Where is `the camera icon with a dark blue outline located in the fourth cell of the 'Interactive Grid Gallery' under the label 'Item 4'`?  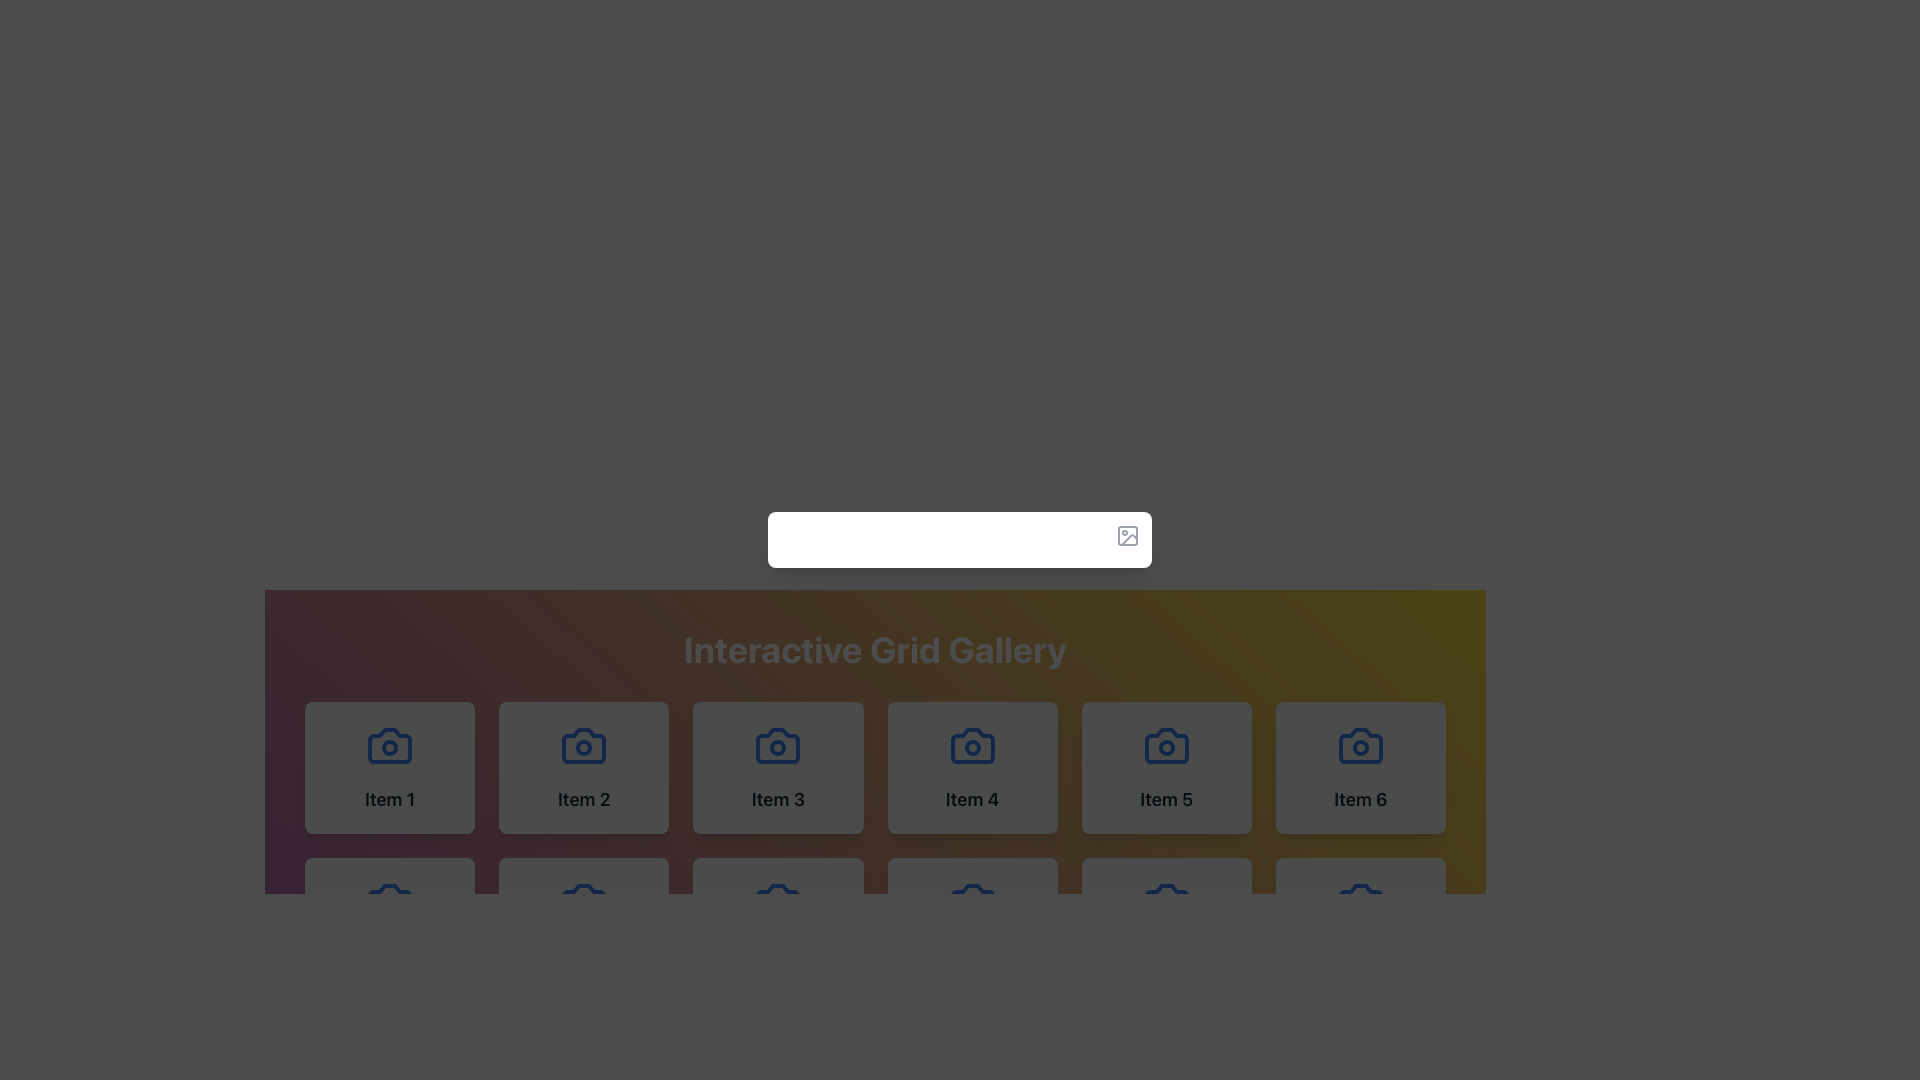
the camera icon with a dark blue outline located in the fourth cell of the 'Interactive Grid Gallery' under the label 'Item 4' is located at coordinates (972, 745).